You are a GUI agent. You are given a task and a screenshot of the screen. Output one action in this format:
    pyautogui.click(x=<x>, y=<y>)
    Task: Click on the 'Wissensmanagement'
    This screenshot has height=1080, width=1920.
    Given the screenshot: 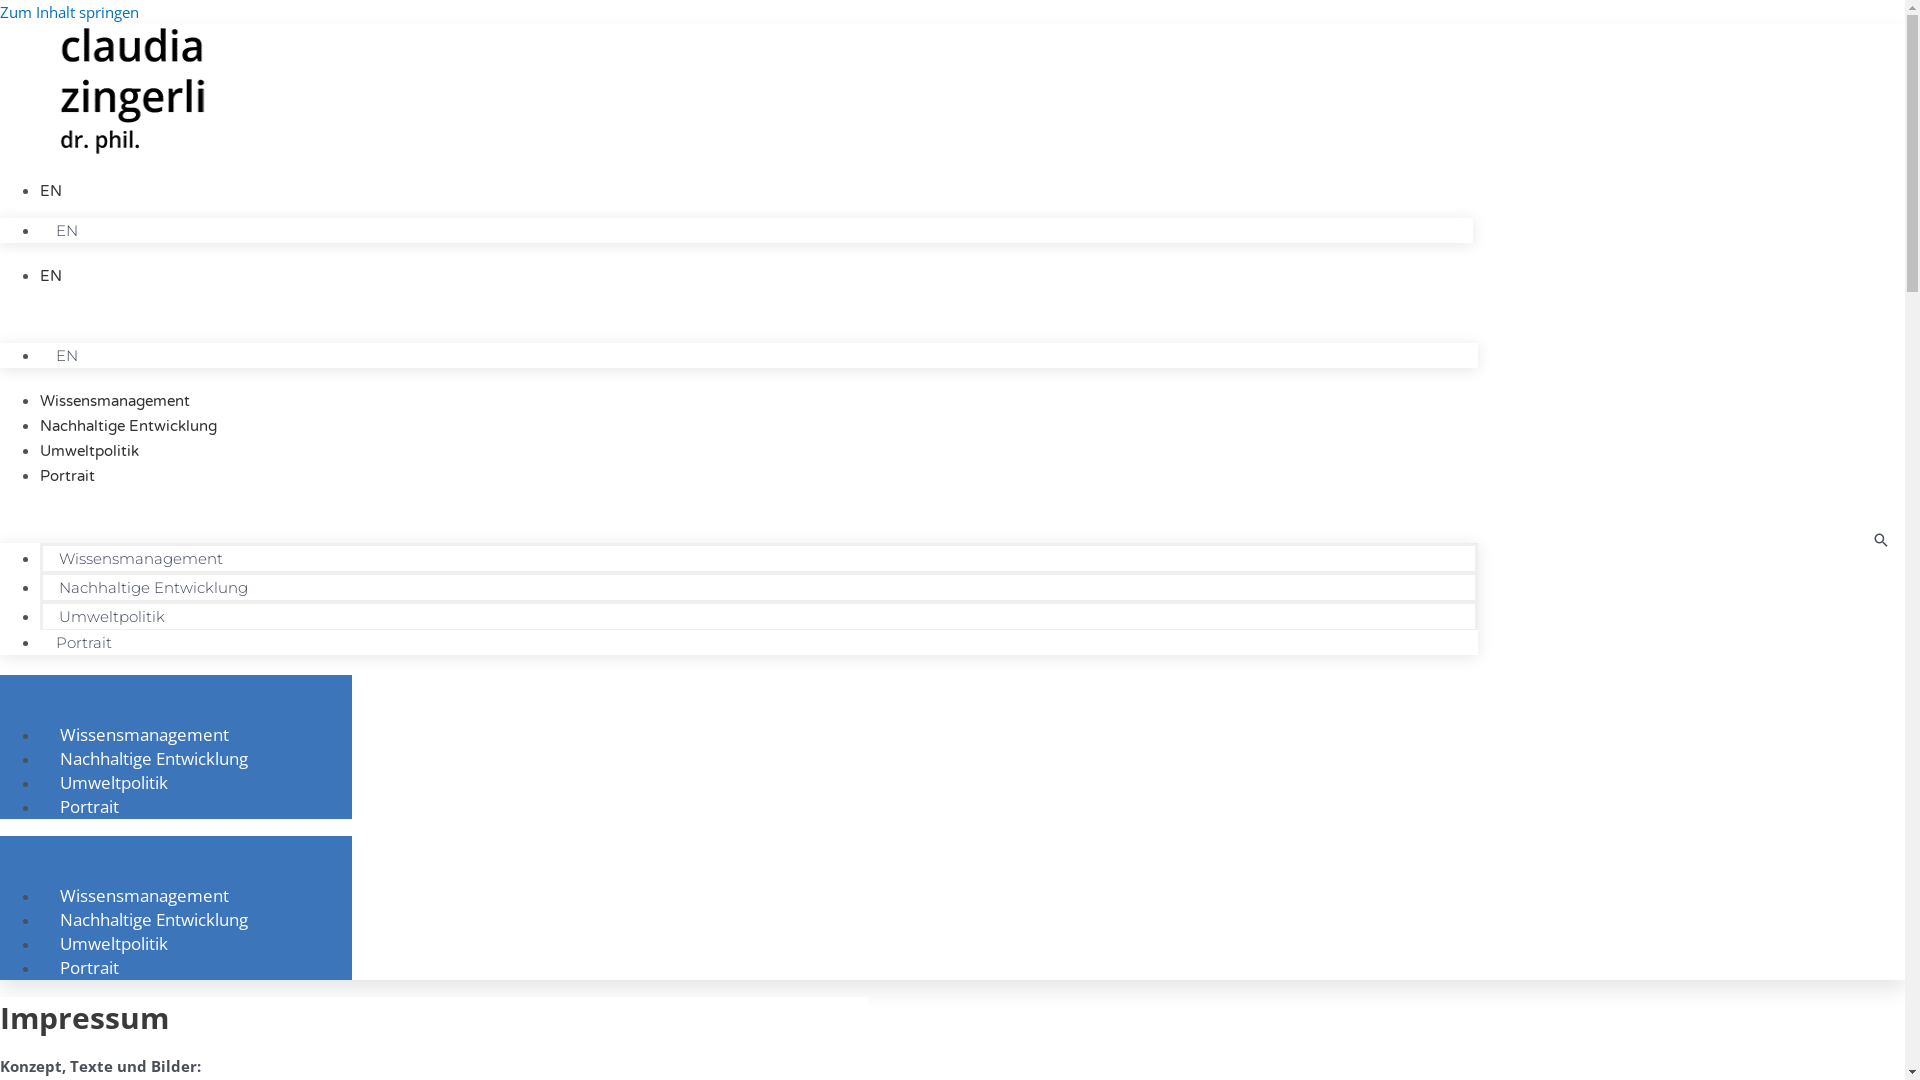 What is the action you would take?
    pyautogui.click(x=139, y=558)
    